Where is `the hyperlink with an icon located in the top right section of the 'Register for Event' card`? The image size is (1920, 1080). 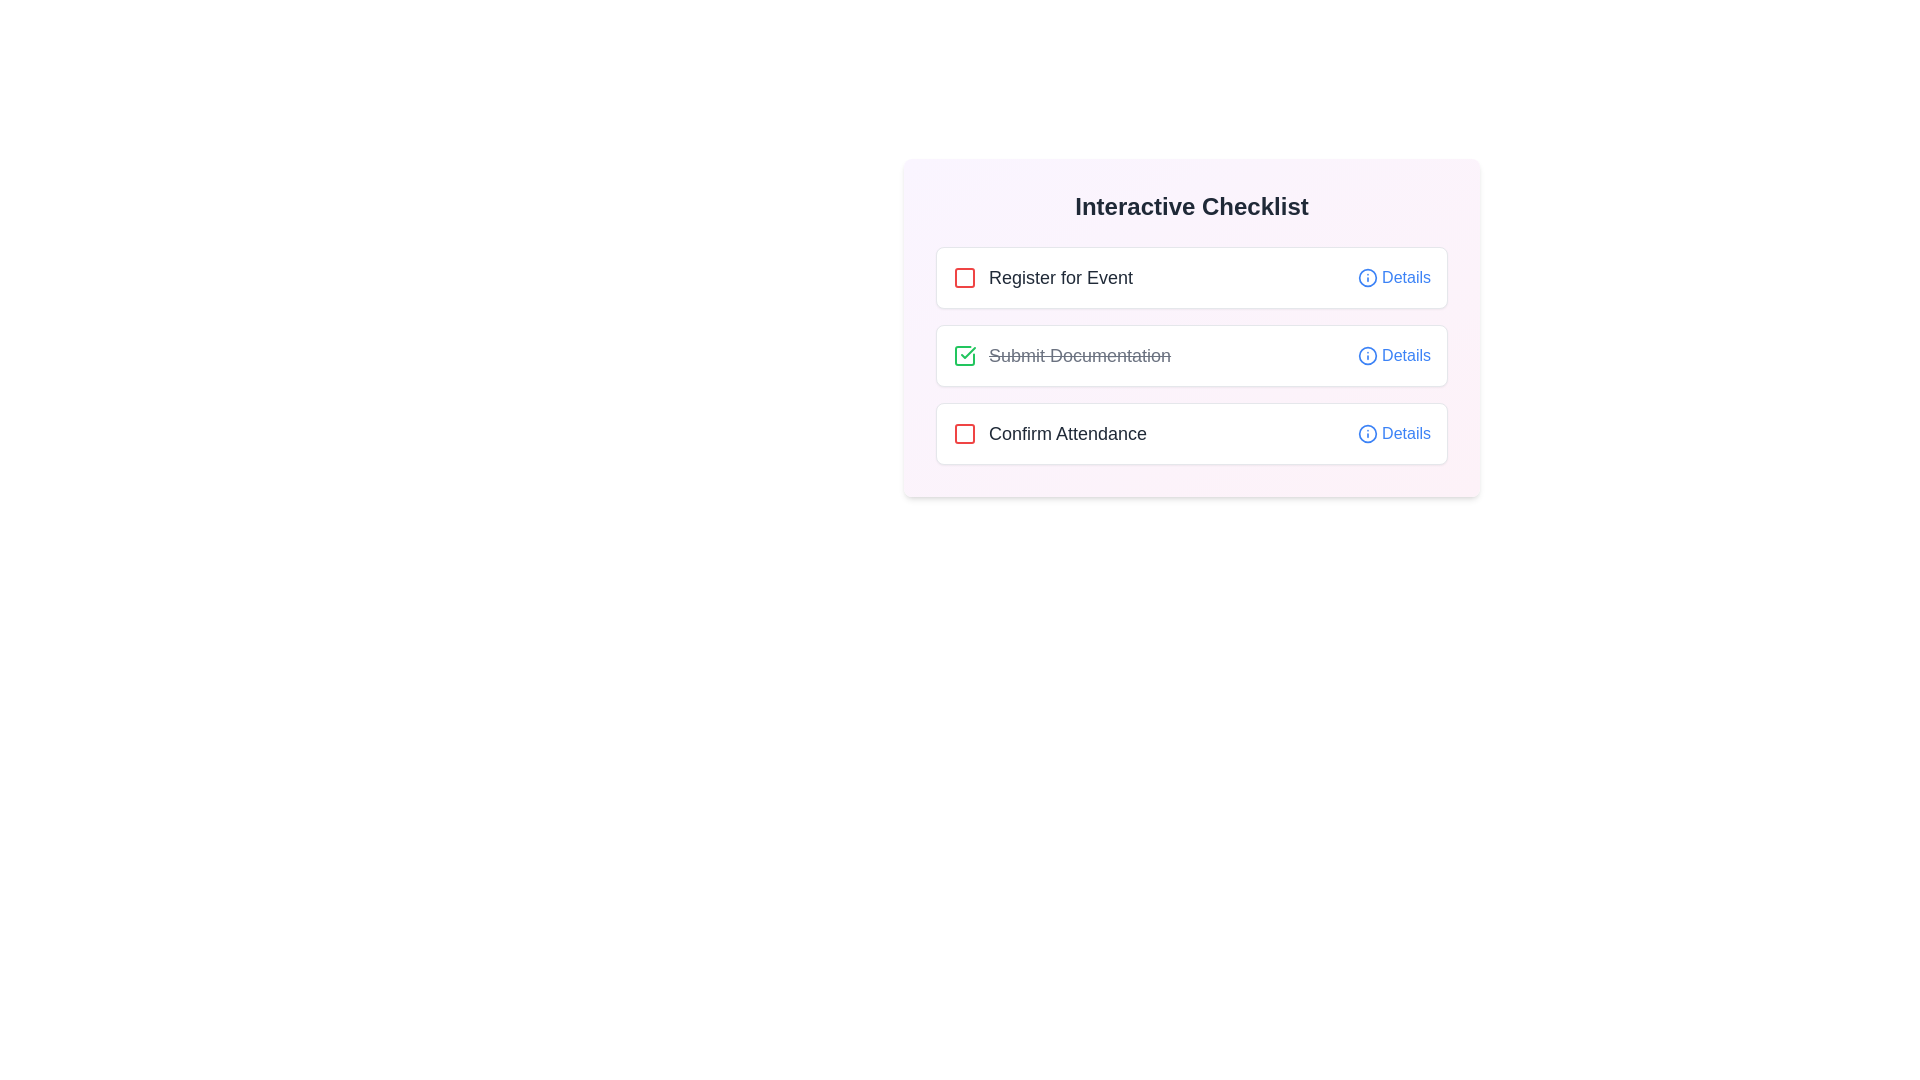
the hyperlink with an icon located in the top right section of the 'Register for Event' card is located at coordinates (1393, 277).